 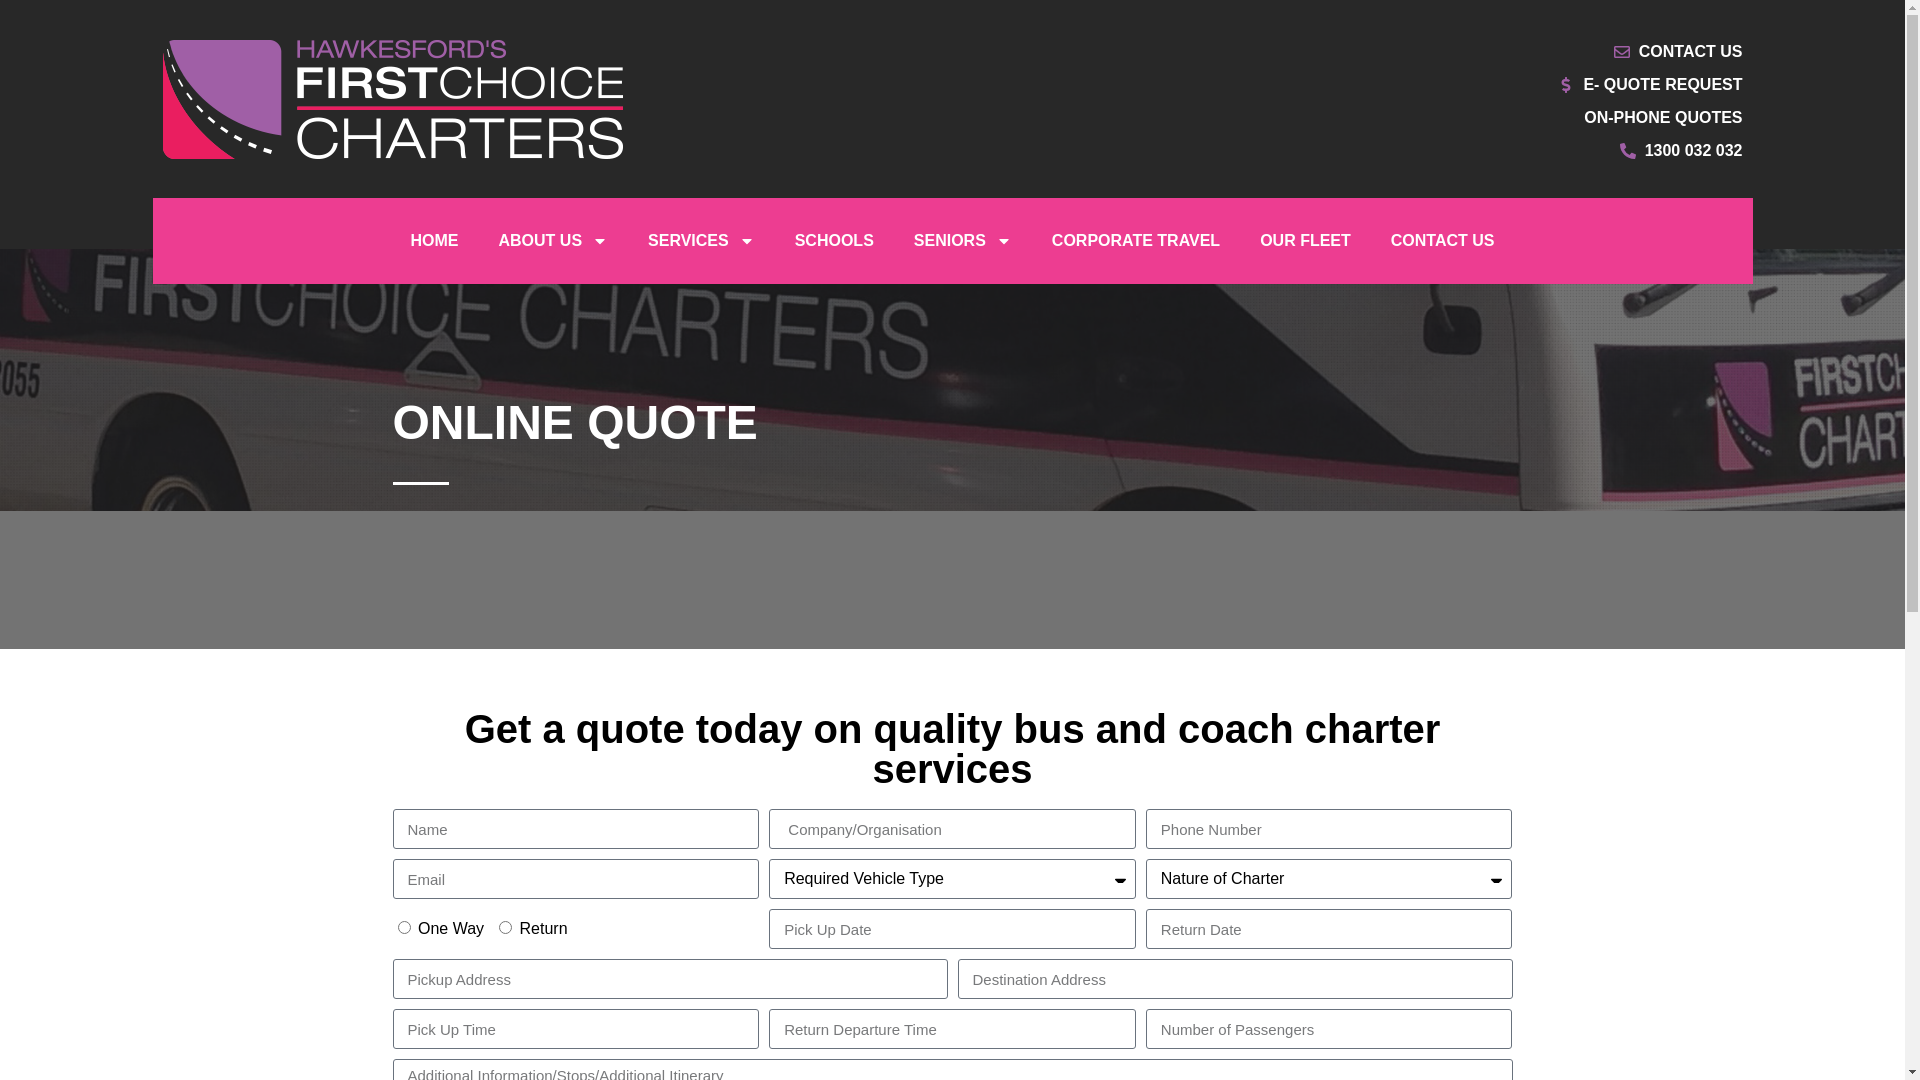 What do you see at coordinates (1032, 239) in the screenshot?
I see `'CORPORATE TRAVEL'` at bounding box center [1032, 239].